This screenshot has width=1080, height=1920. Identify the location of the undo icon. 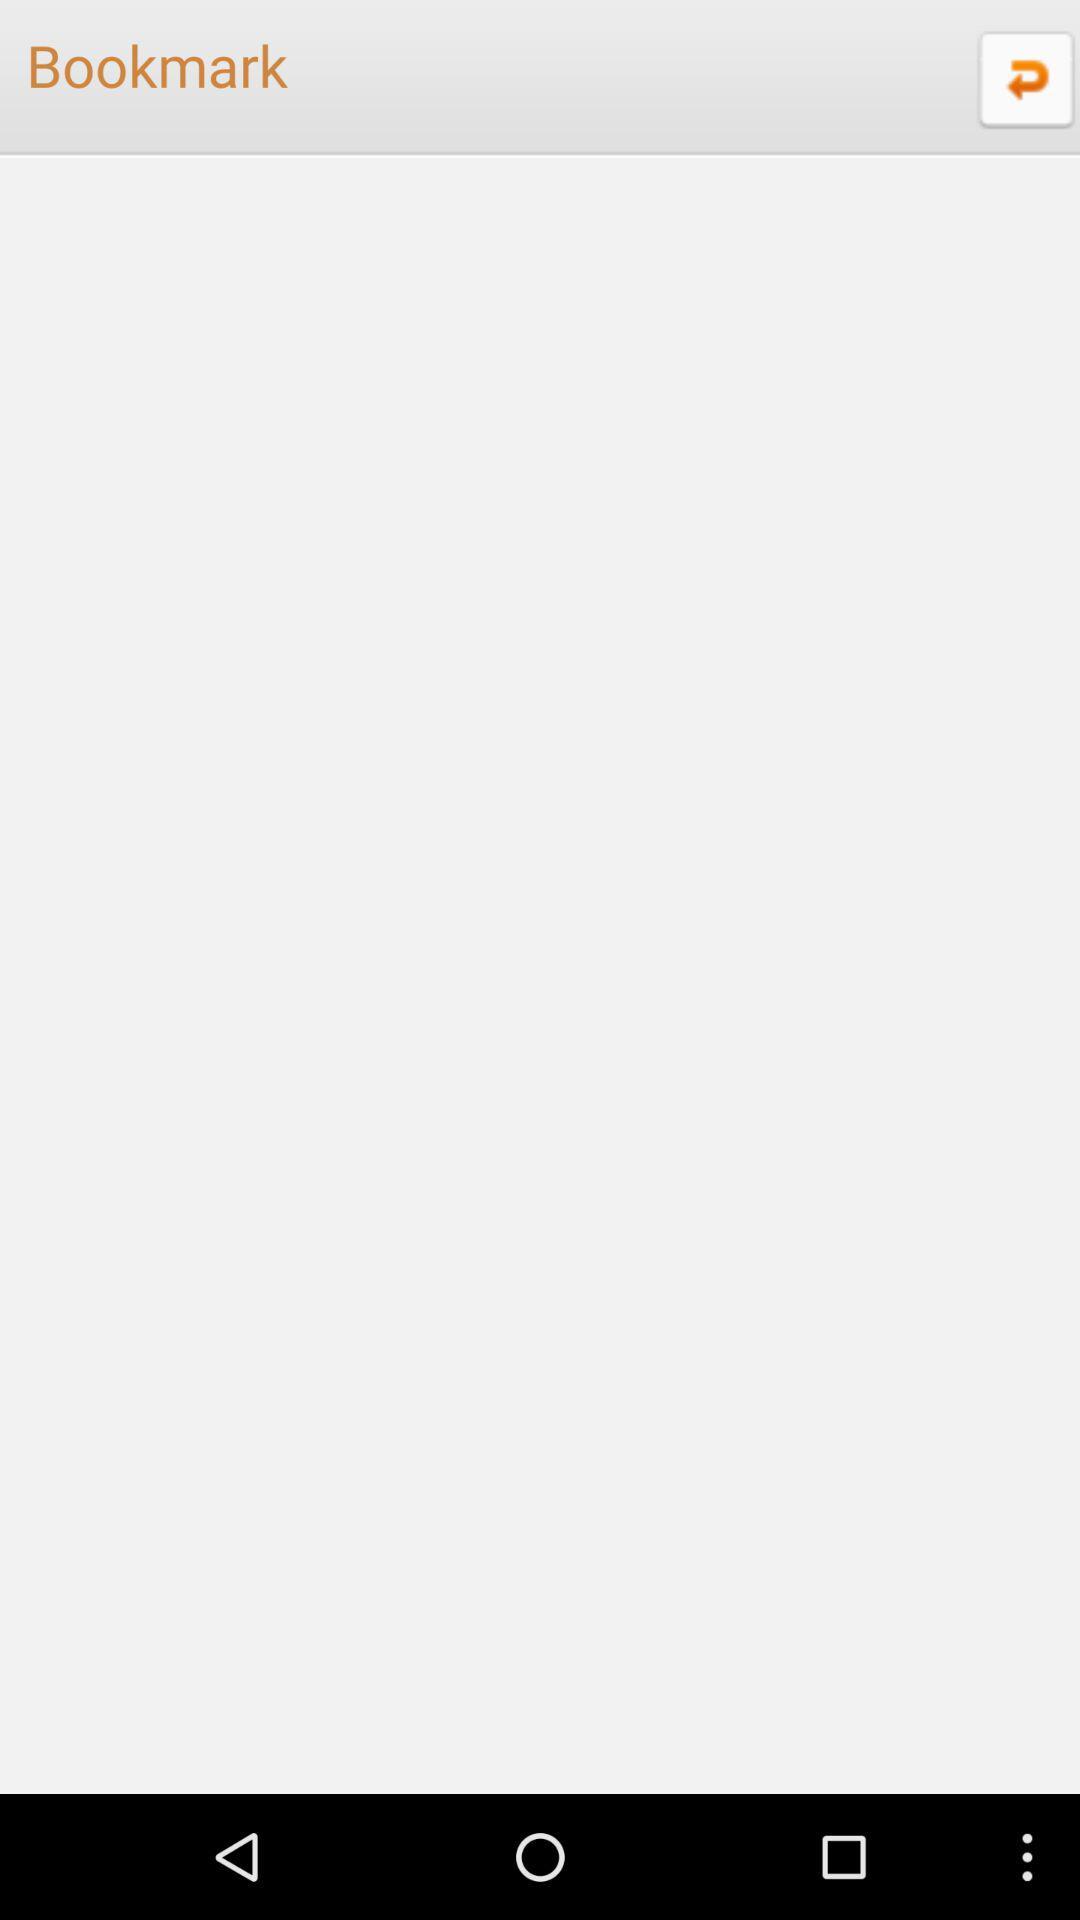
(1023, 83).